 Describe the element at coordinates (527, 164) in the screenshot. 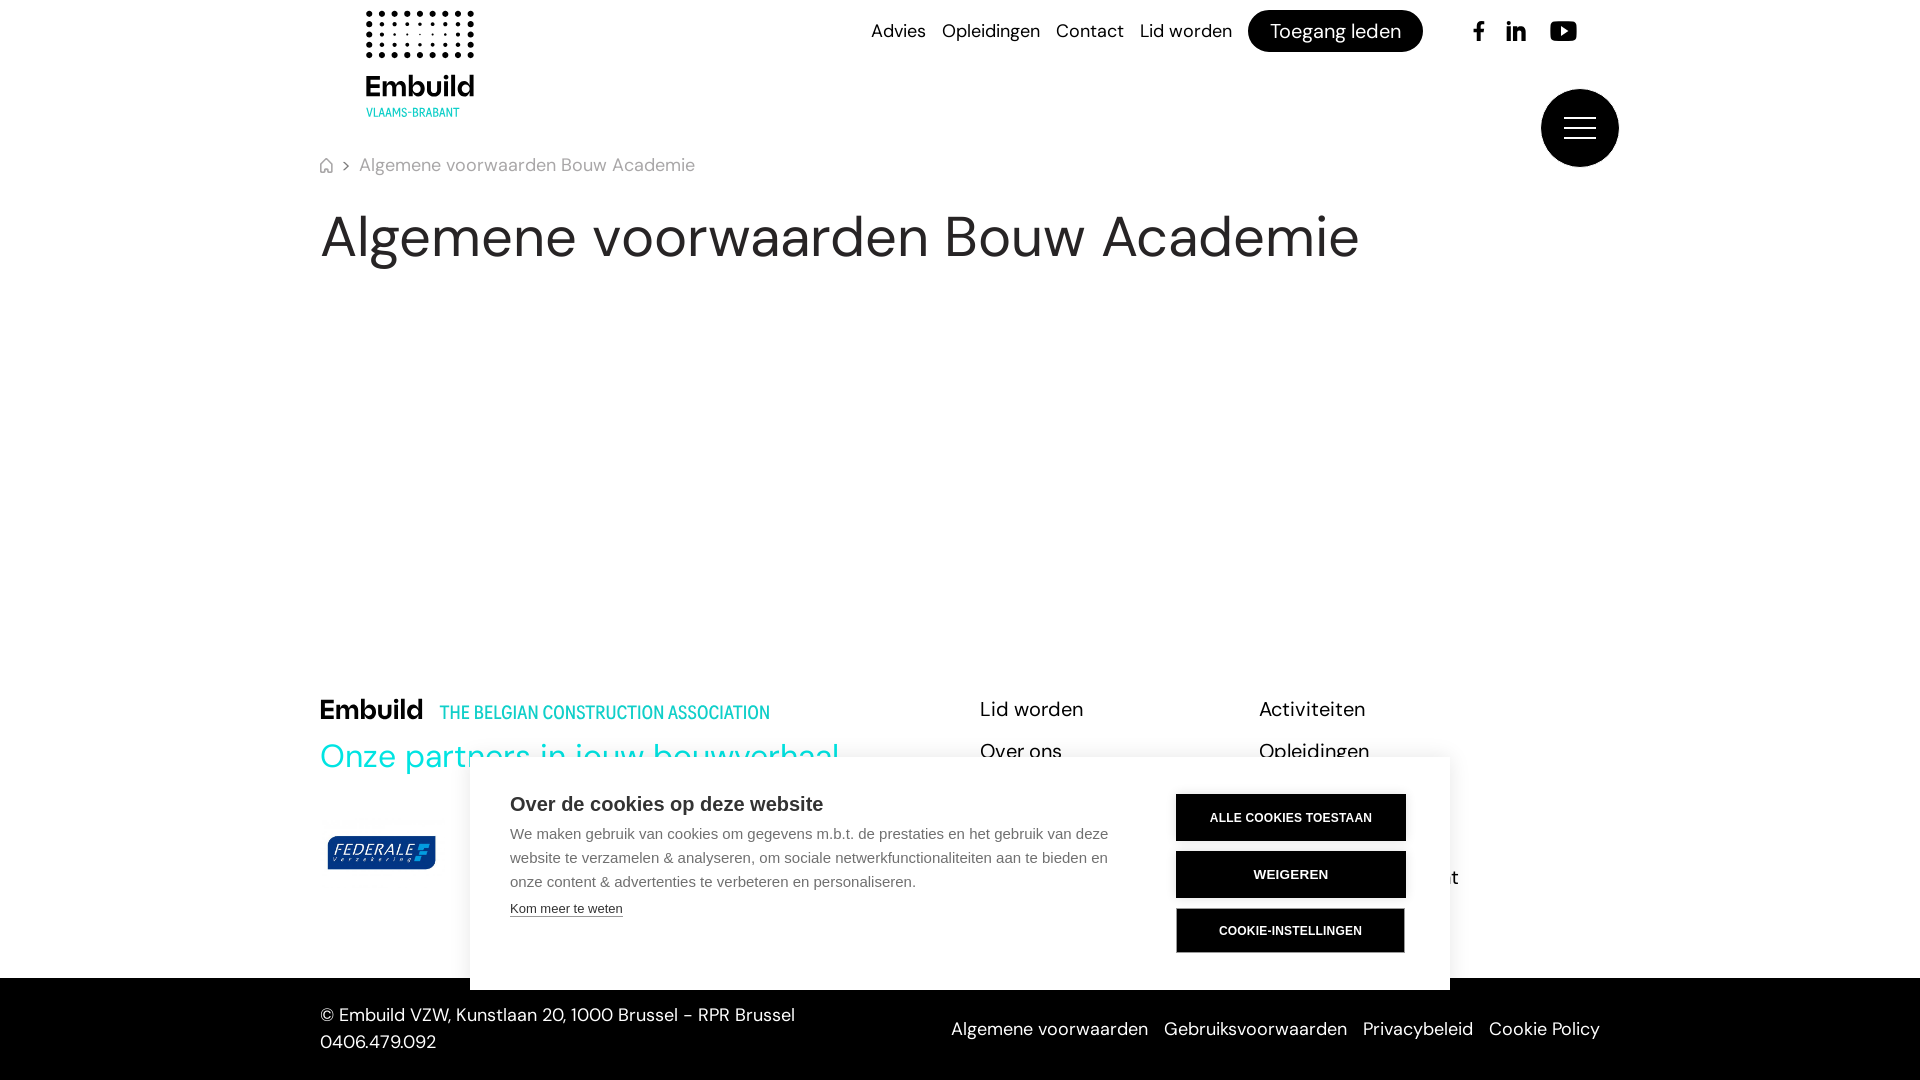

I see `'Algemene voorwaarden Bouw Academie'` at that location.